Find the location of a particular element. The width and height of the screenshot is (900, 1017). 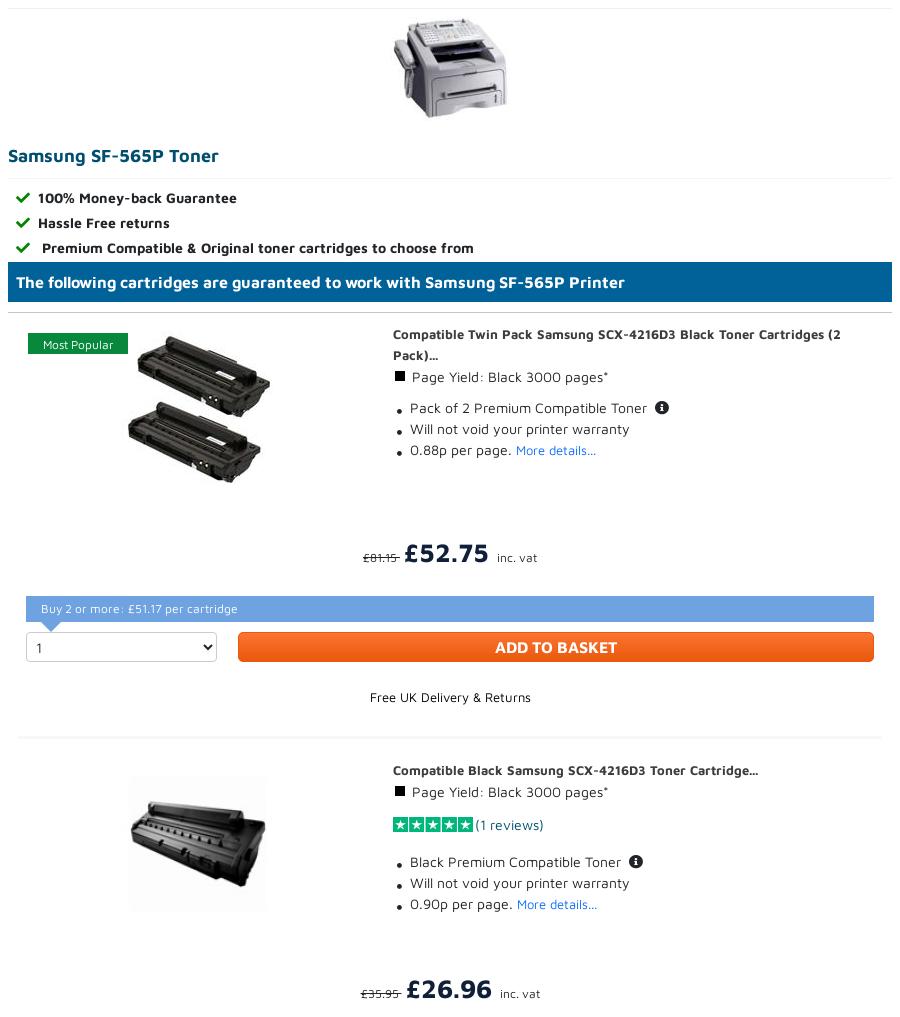

'Student, 16-26 & Apprentice Discount' is located at coordinates (567, 556).